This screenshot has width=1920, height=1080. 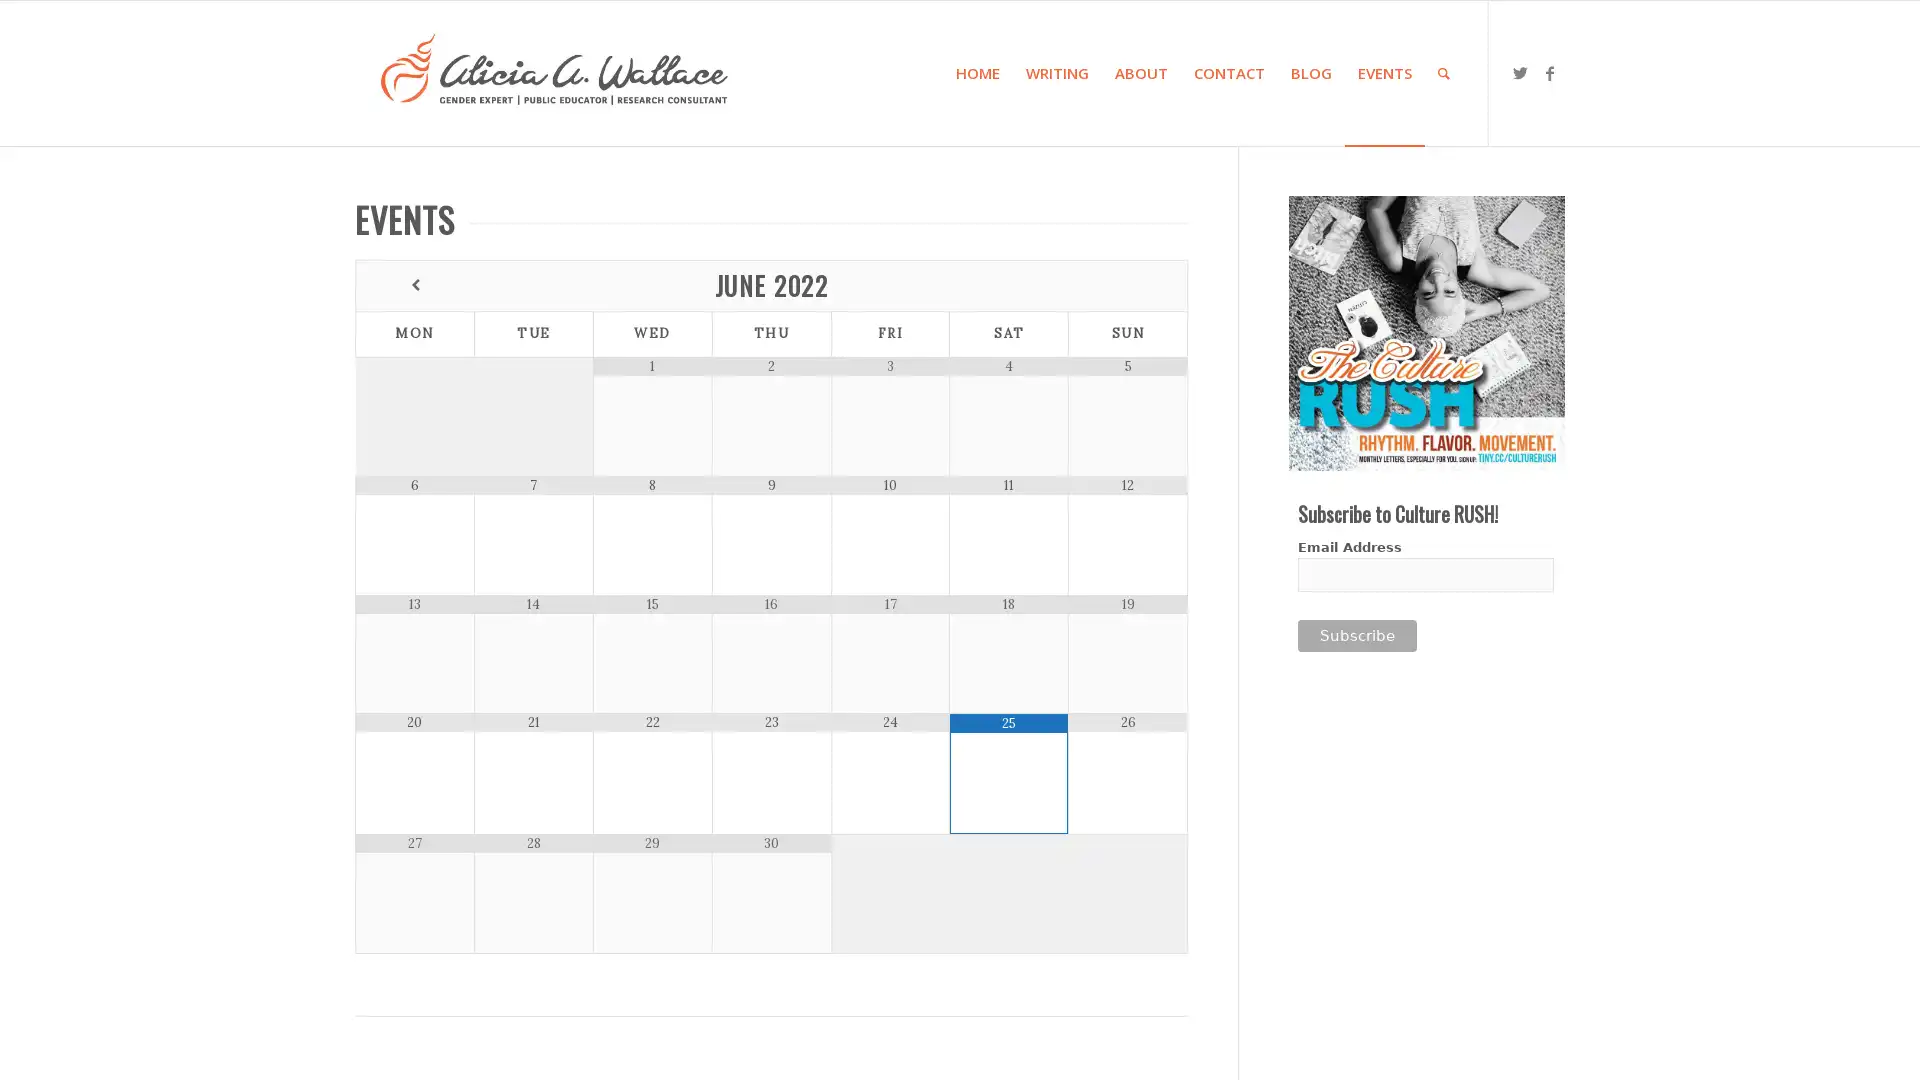 I want to click on Subscribe, so click(x=1356, y=636).